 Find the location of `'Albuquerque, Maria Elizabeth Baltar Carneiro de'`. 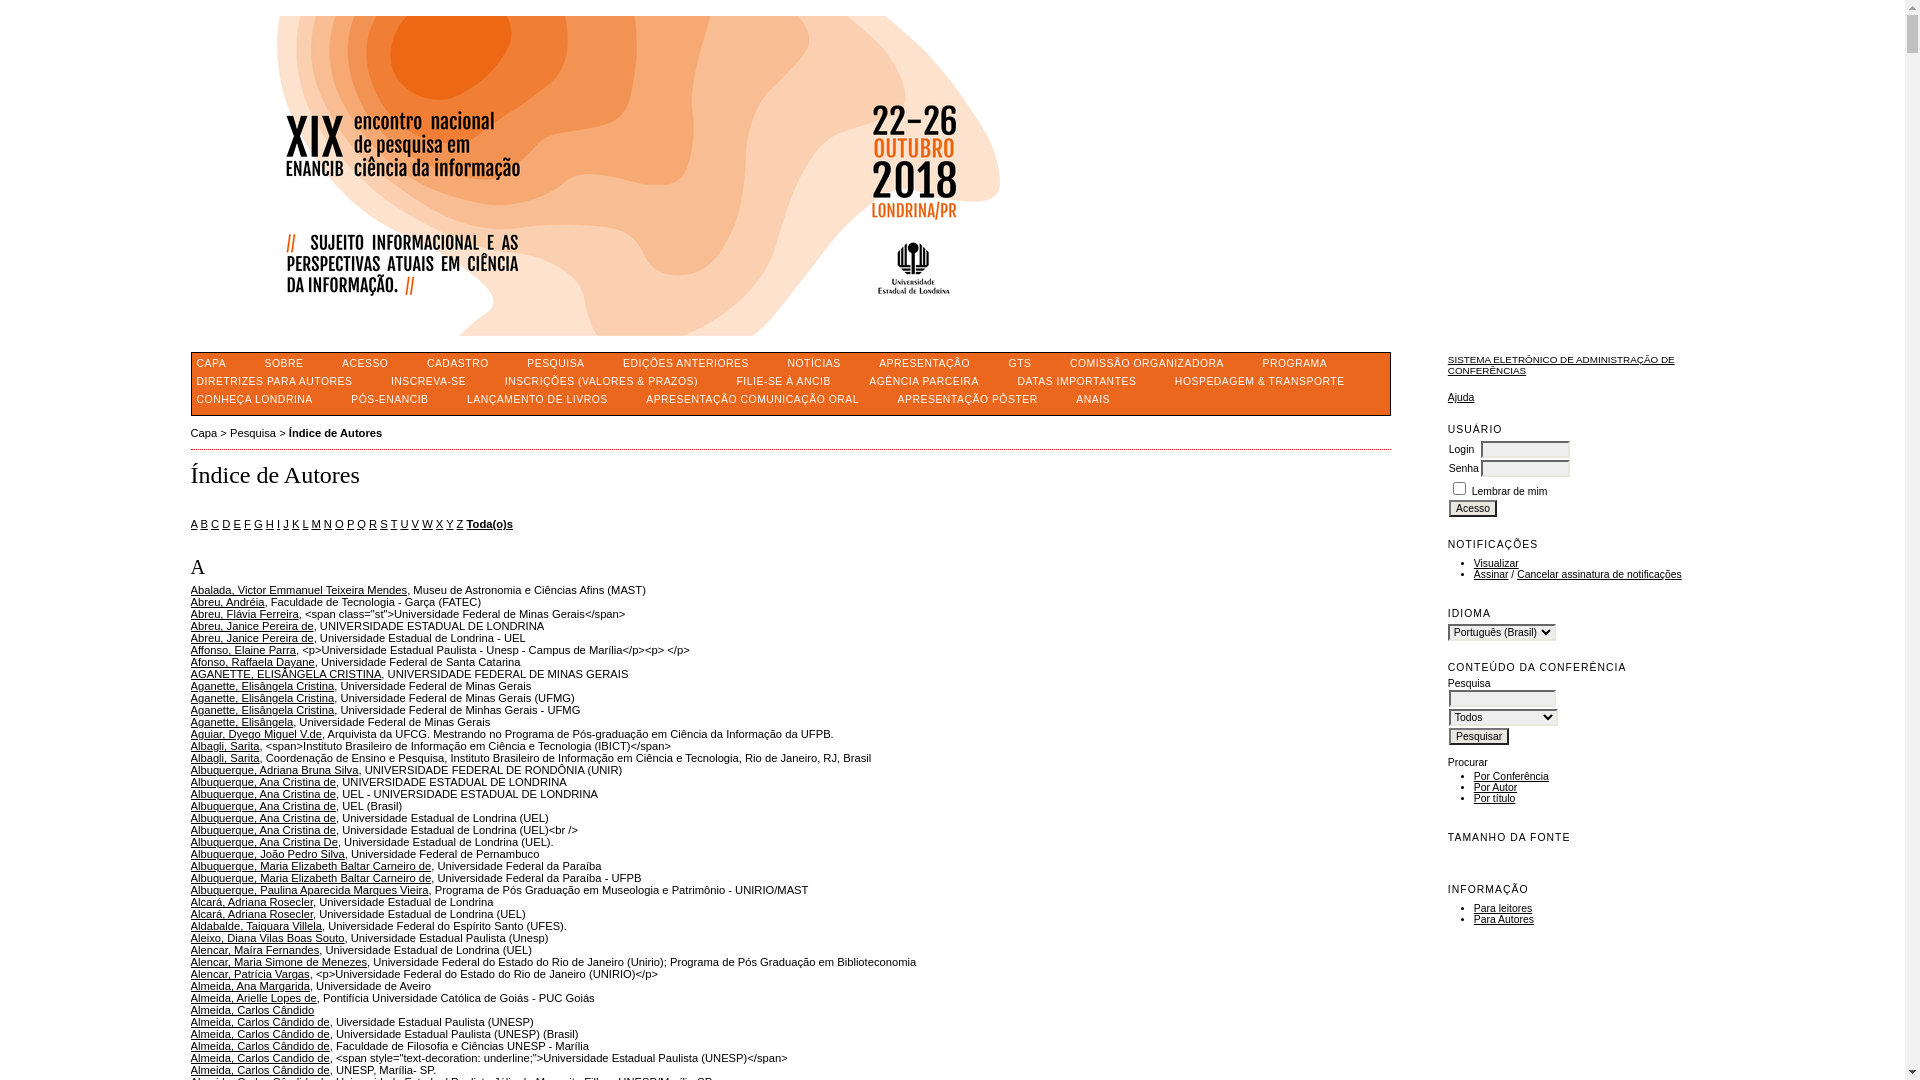

'Albuquerque, Maria Elizabeth Baltar Carneiro de' is located at coordinates (309, 877).